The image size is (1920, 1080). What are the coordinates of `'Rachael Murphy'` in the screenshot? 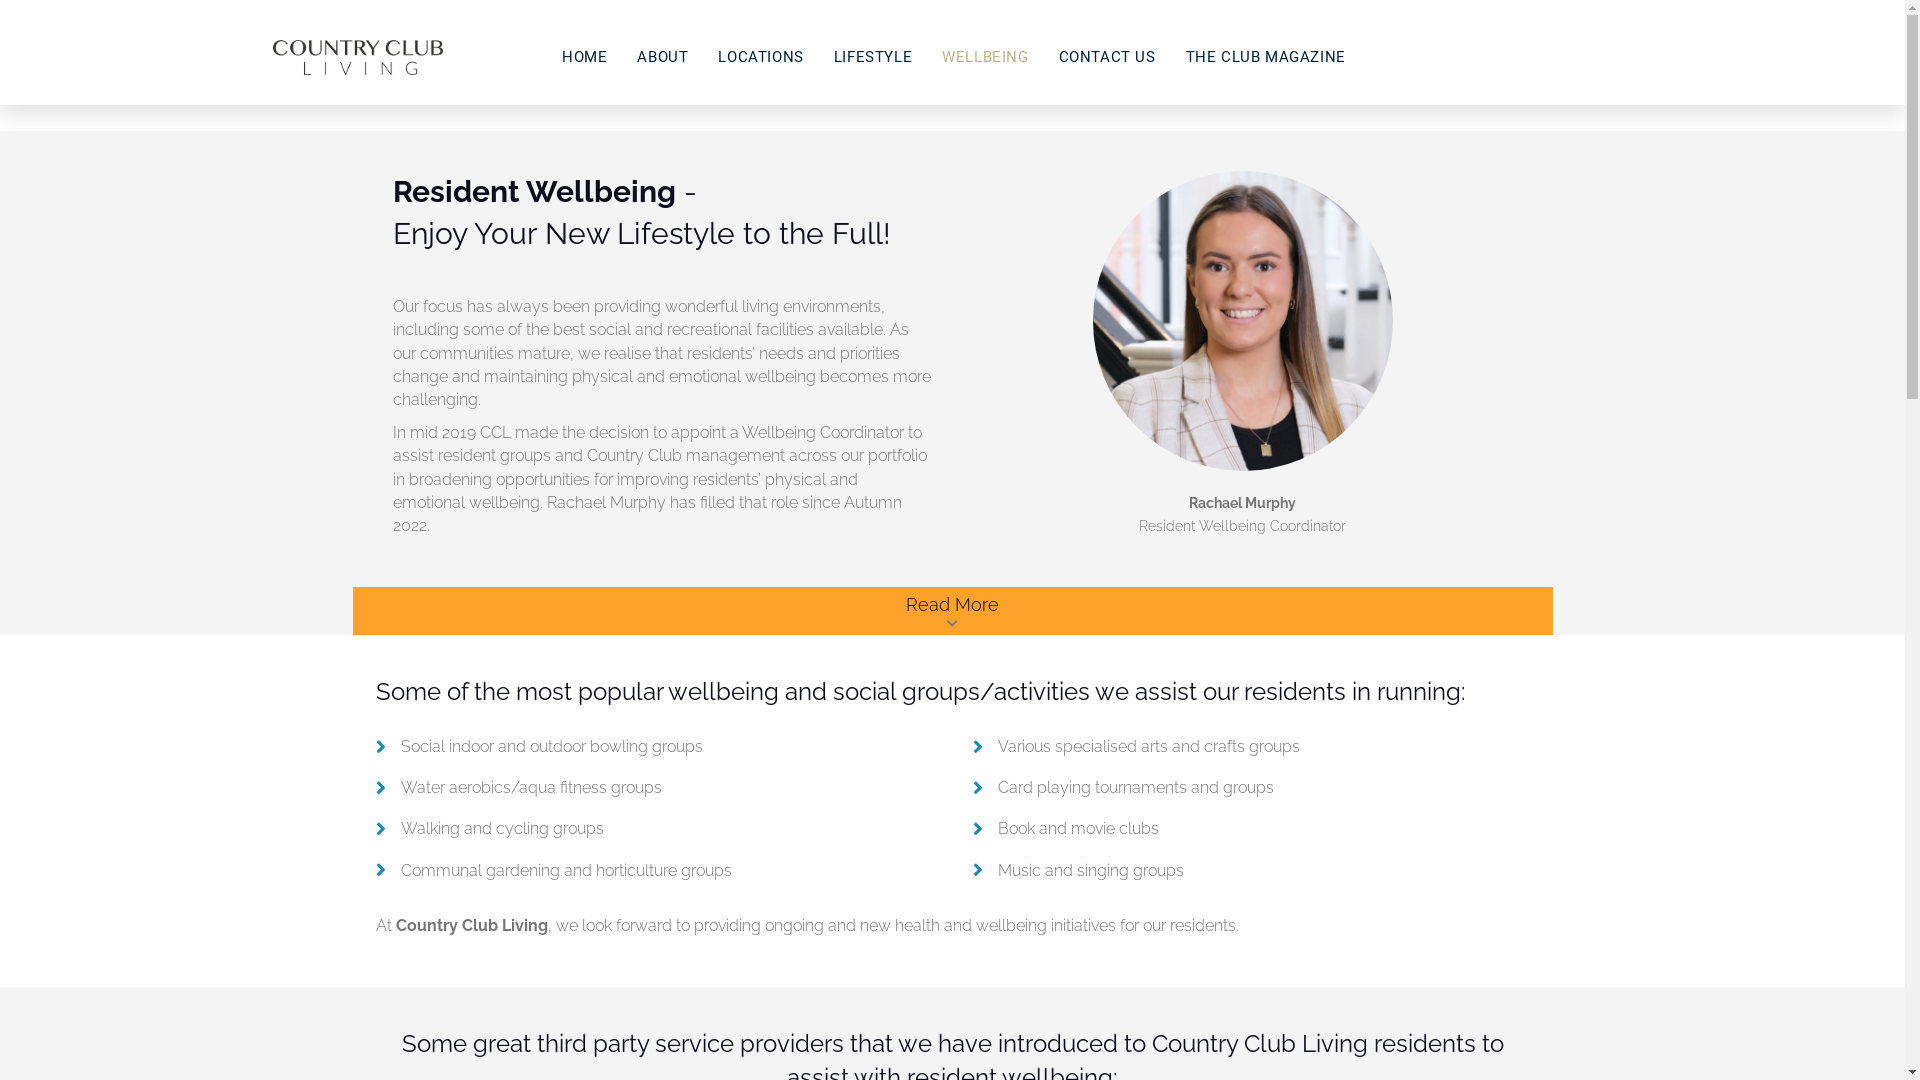 It's located at (1241, 319).